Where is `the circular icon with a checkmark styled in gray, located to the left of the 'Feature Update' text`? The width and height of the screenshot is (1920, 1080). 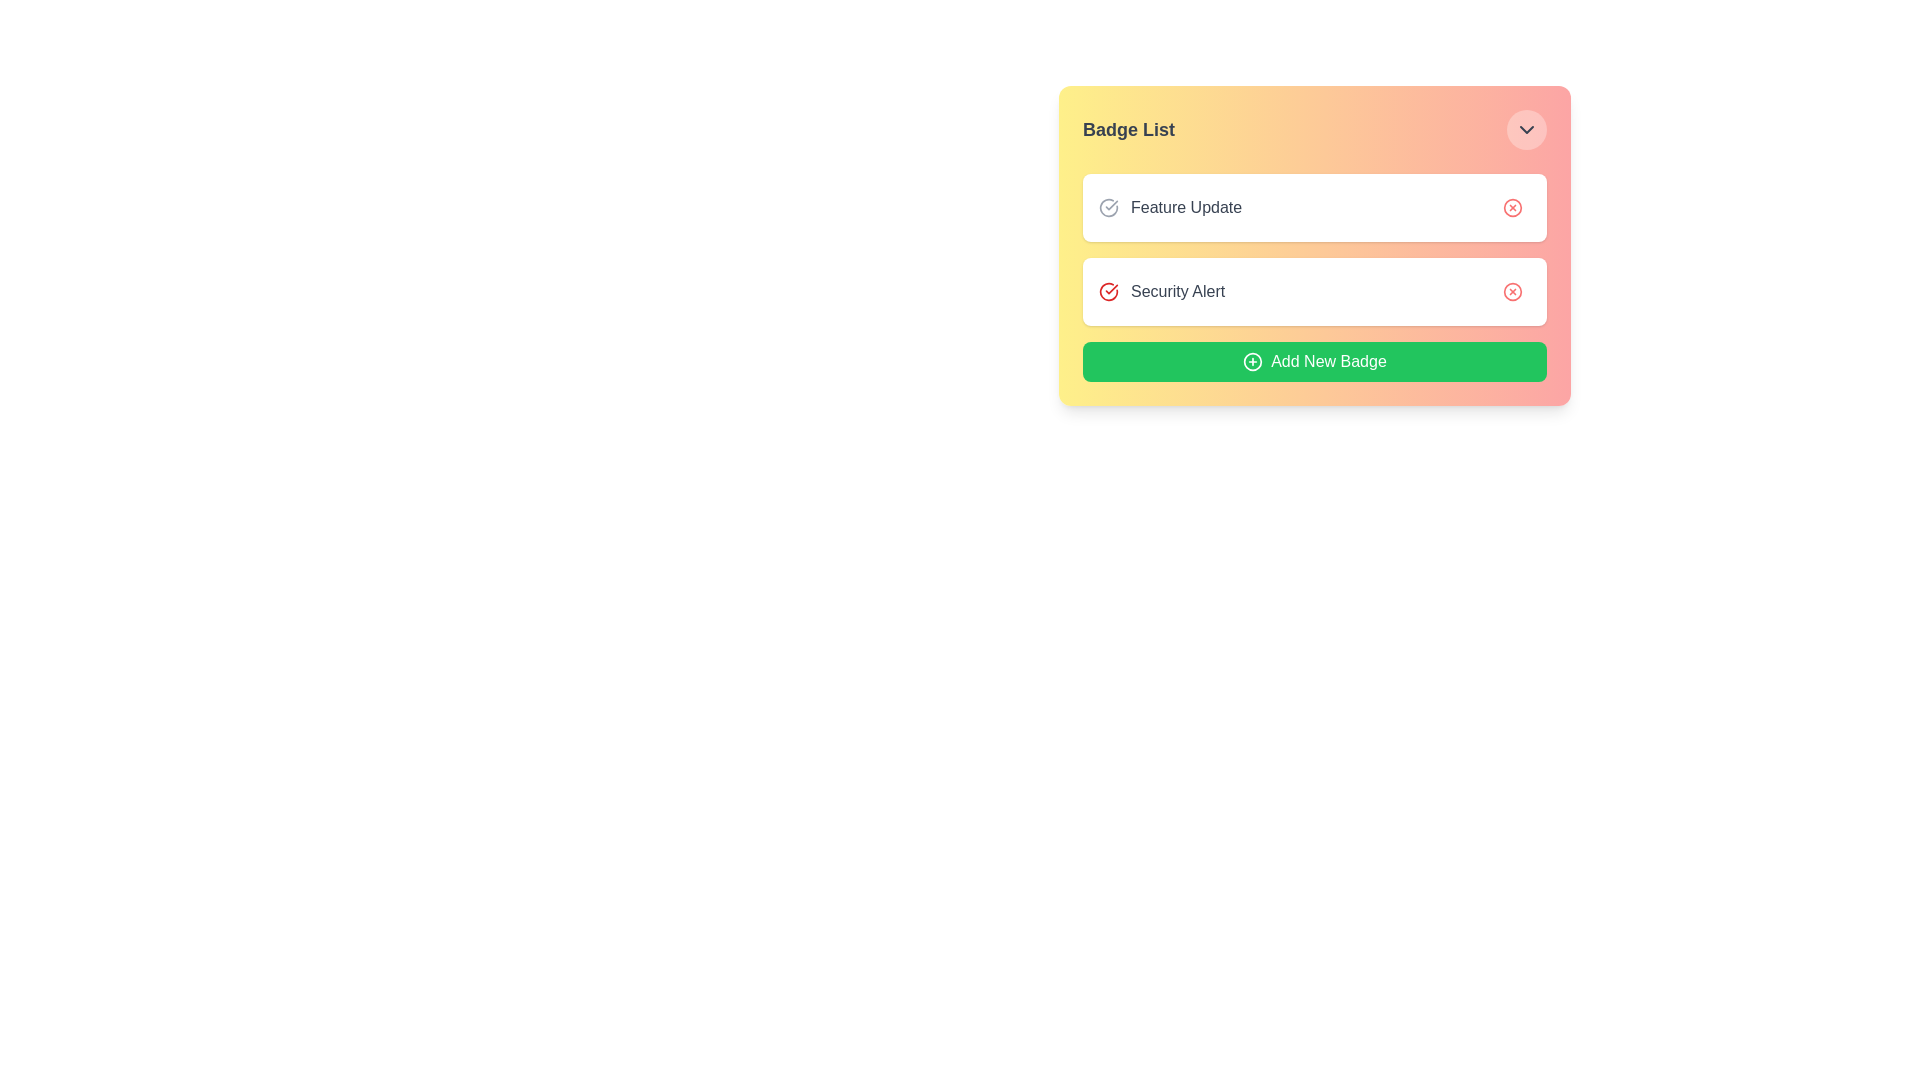 the circular icon with a checkmark styled in gray, located to the left of the 'Feature Update' text is located at coordinates (1107, 208).